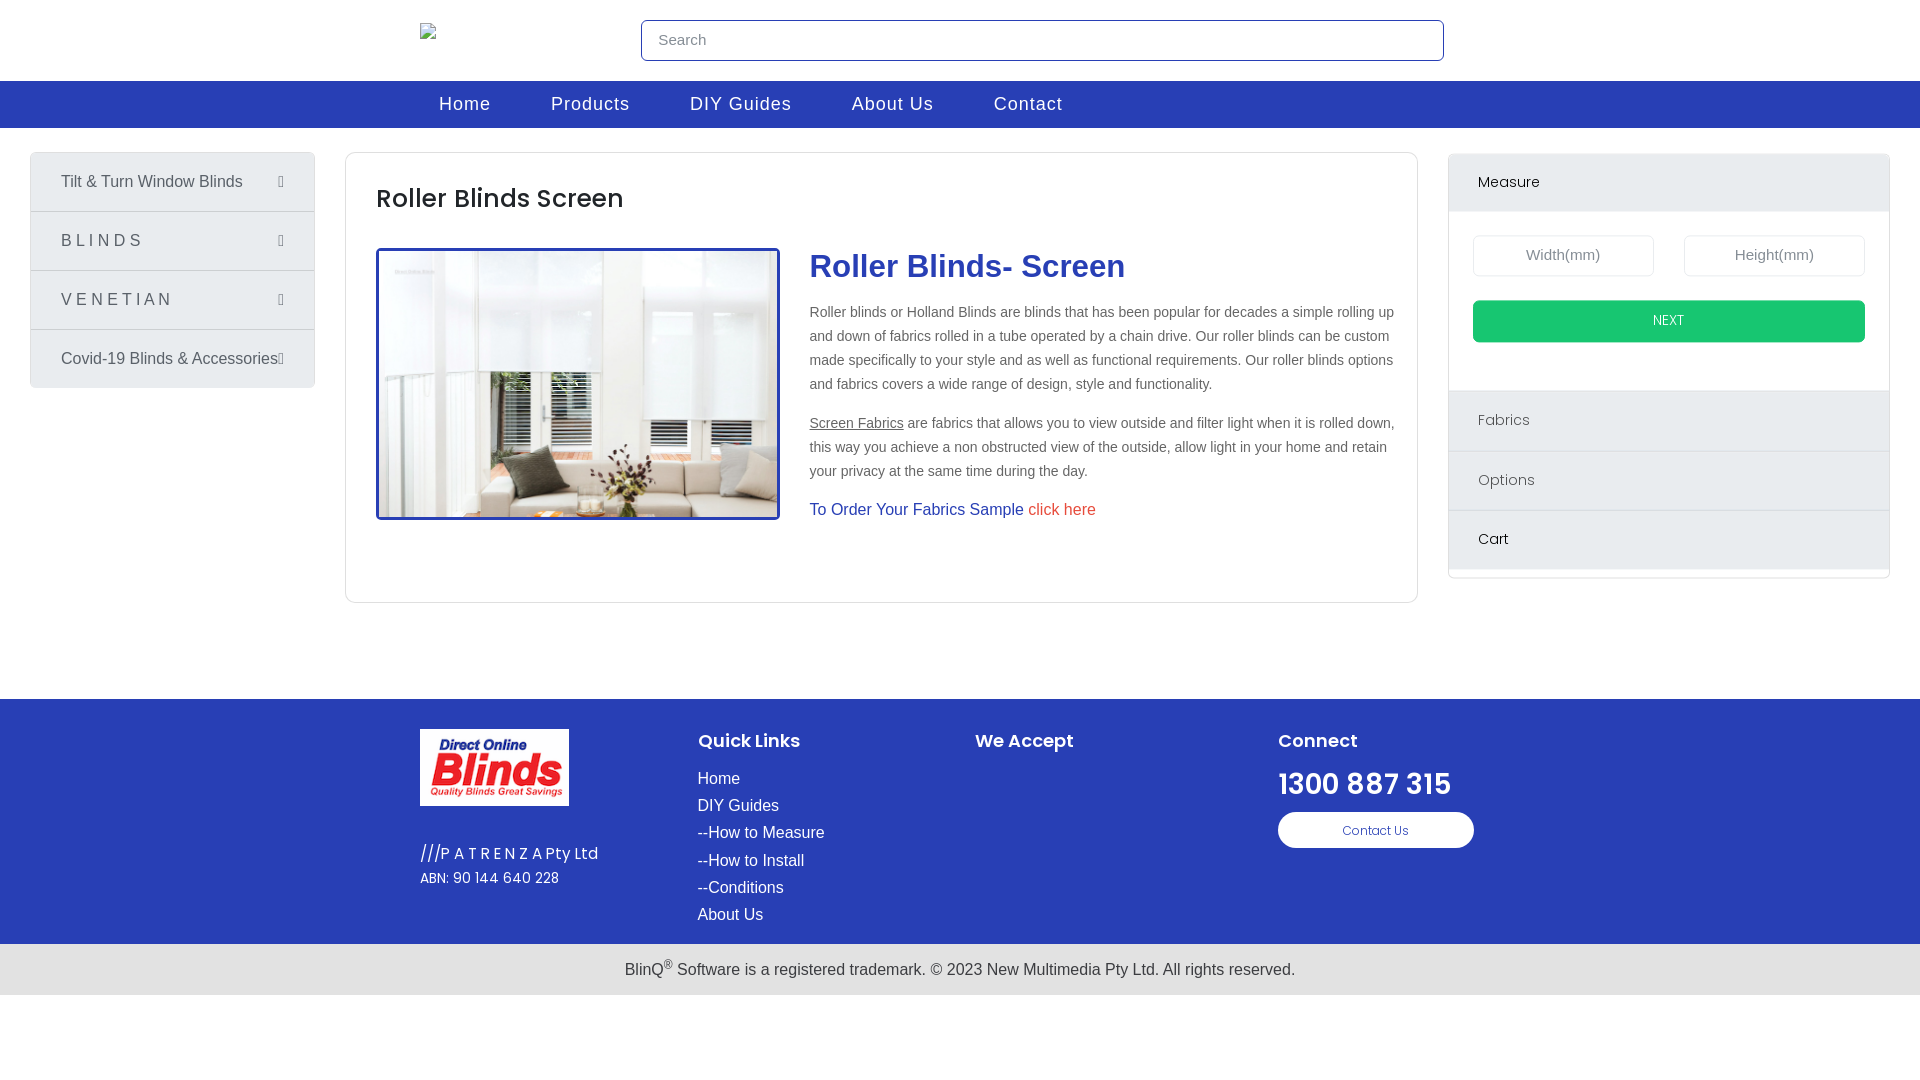 This screenshot has height=1080, width=1920. Describe the element at coordinates (169, 357) in the screenshot. I see `'Covid-19 Blinds & Accessories'` at that location.